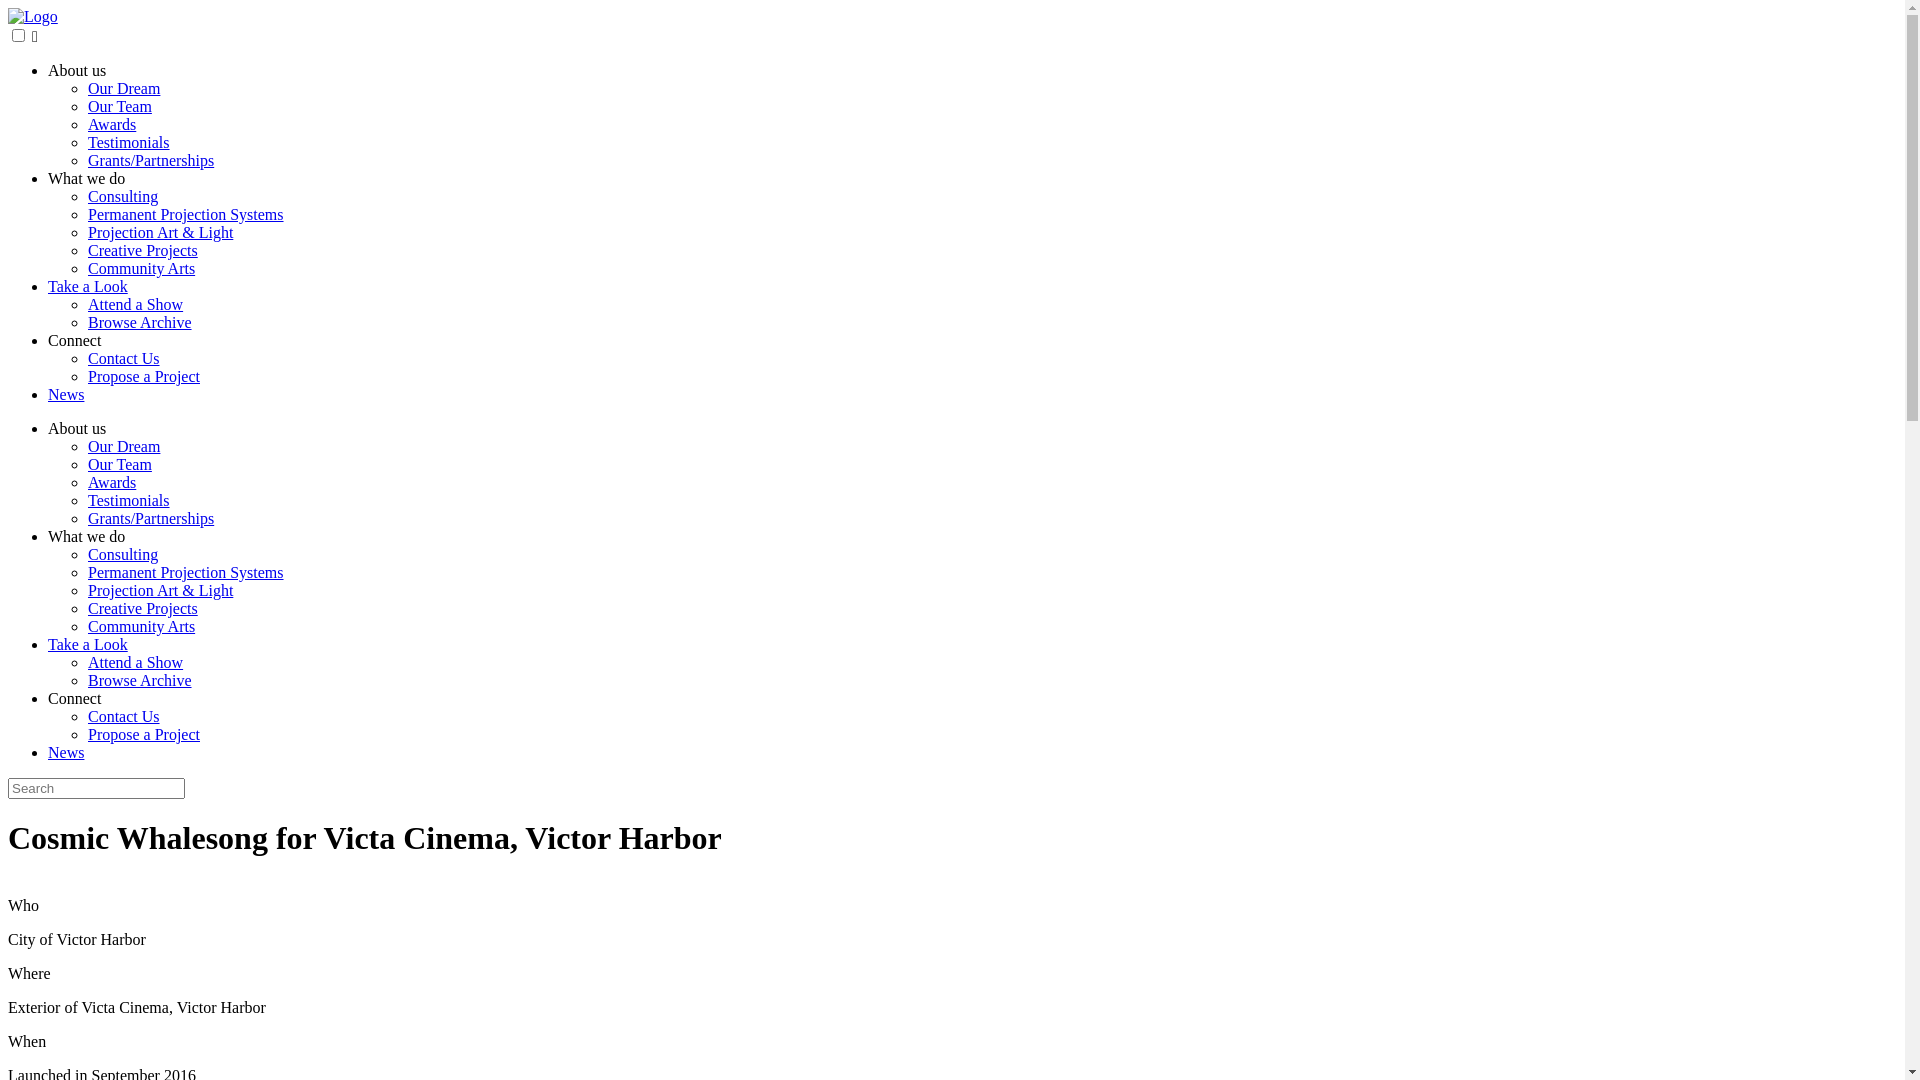  I want to click on 'Creative Projects', so click(142, 607).